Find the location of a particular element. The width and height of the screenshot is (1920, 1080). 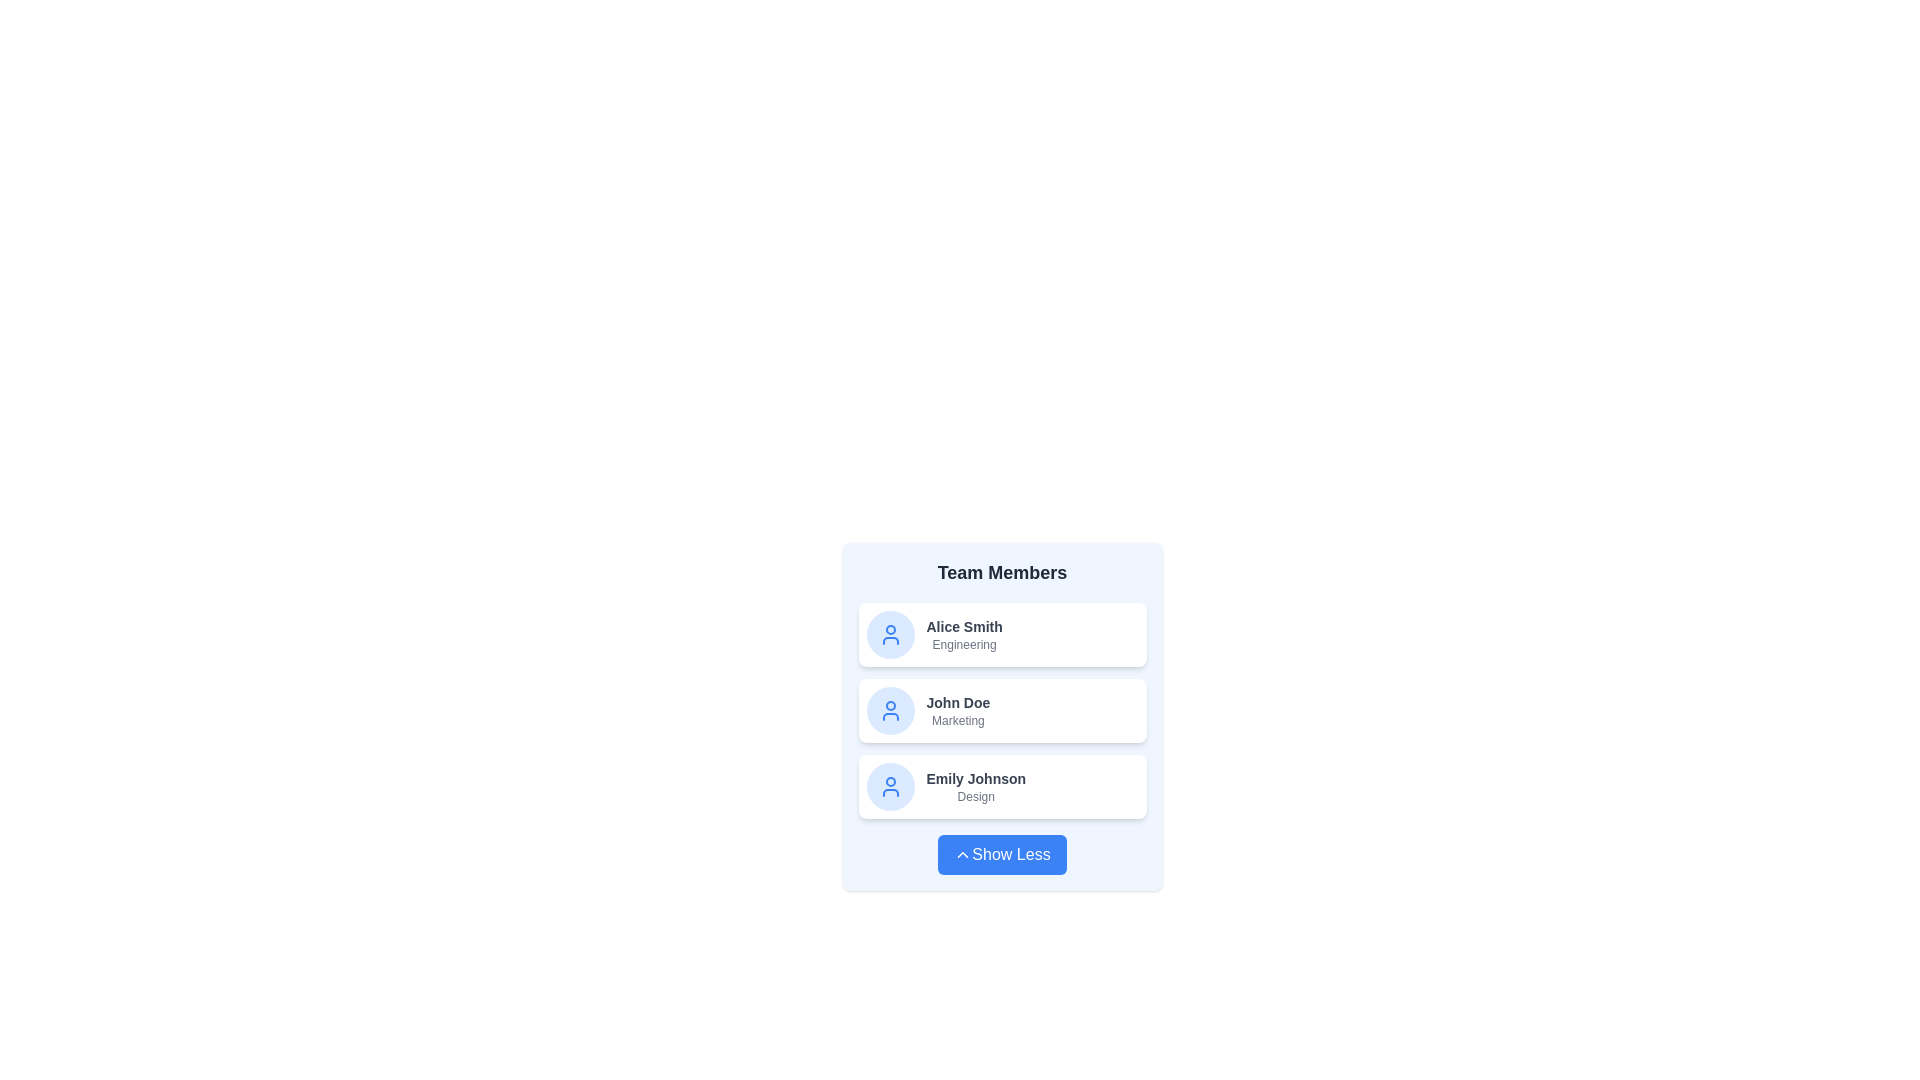

text information displayed for 'Emily Johnson' and 'Design', which is the third item in a vertically aligned list of team members is located at coordinates (976, 785).